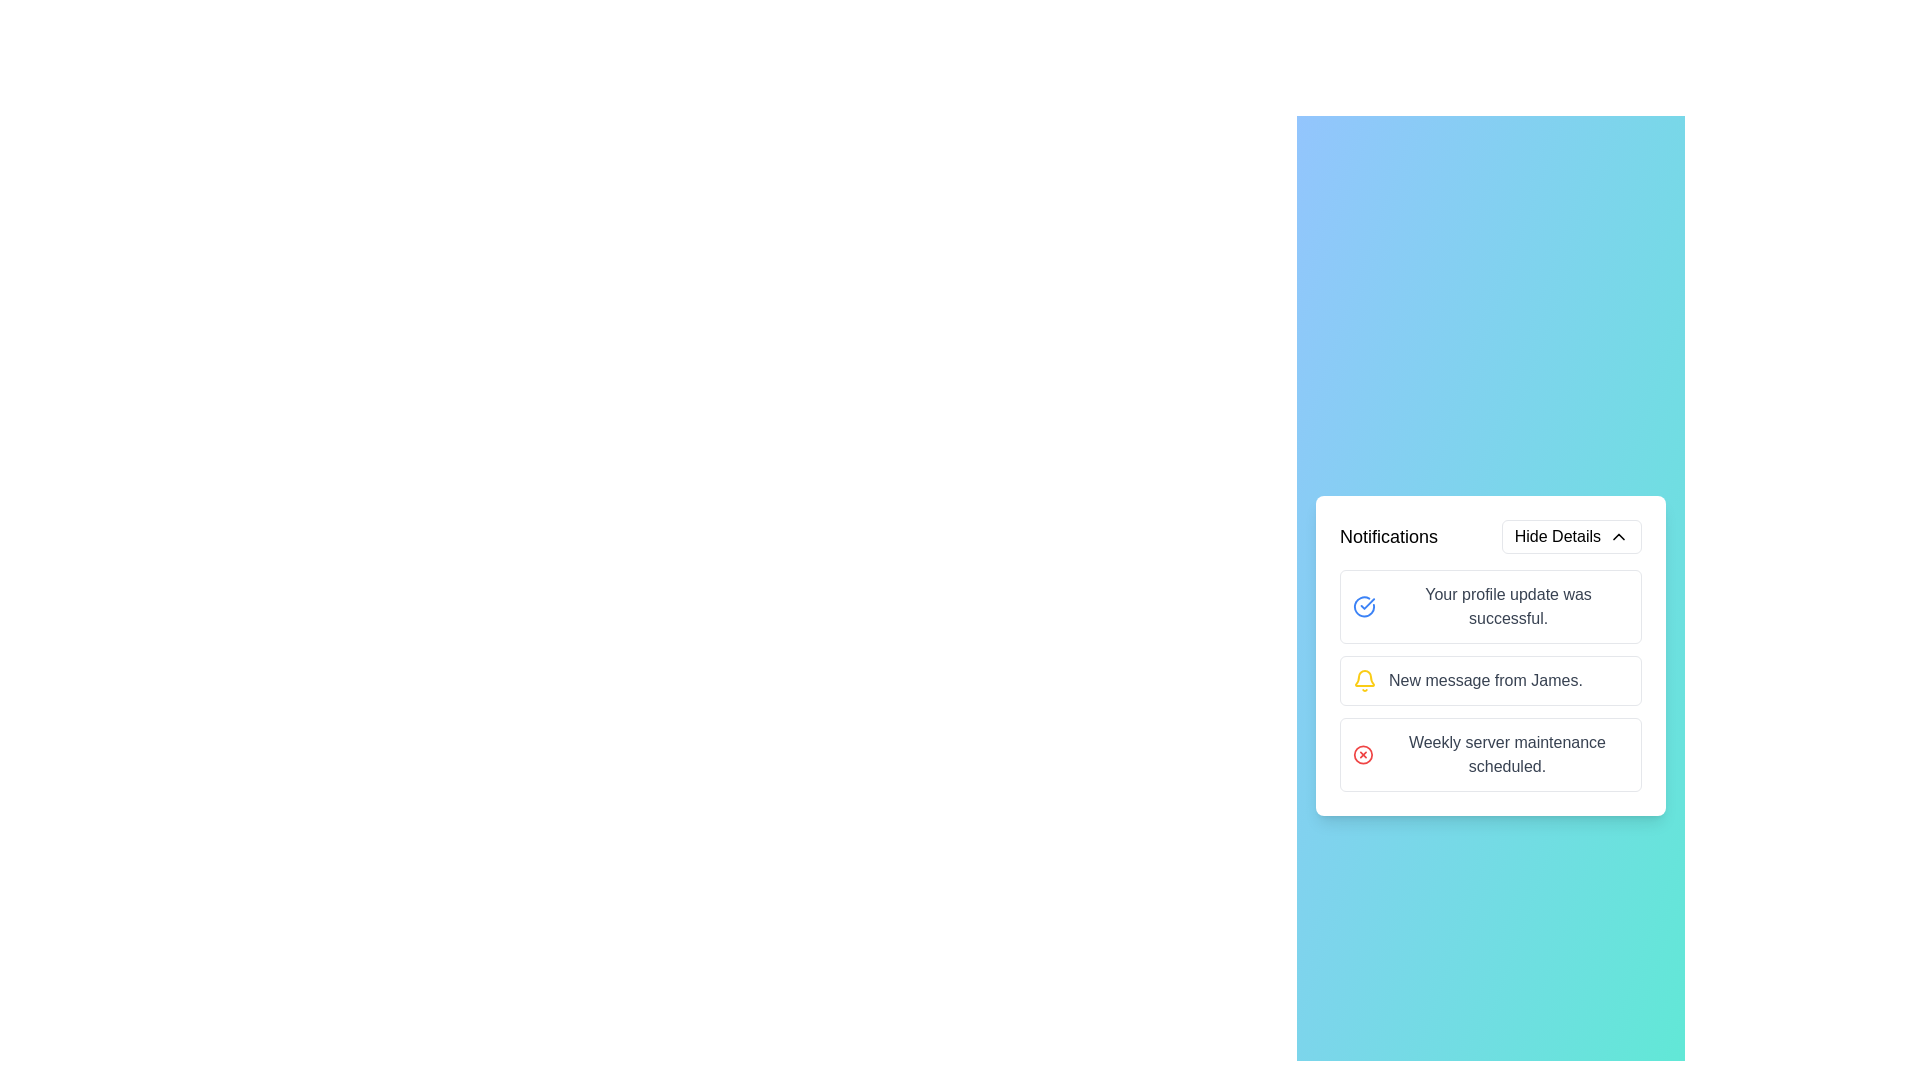  What do you see at coordinates (1570, 535) in the screenshot?
I see `the toggle button for additional details related to notifications, located at the top-right corner of the notification card` at bounding box center [1570, 535].